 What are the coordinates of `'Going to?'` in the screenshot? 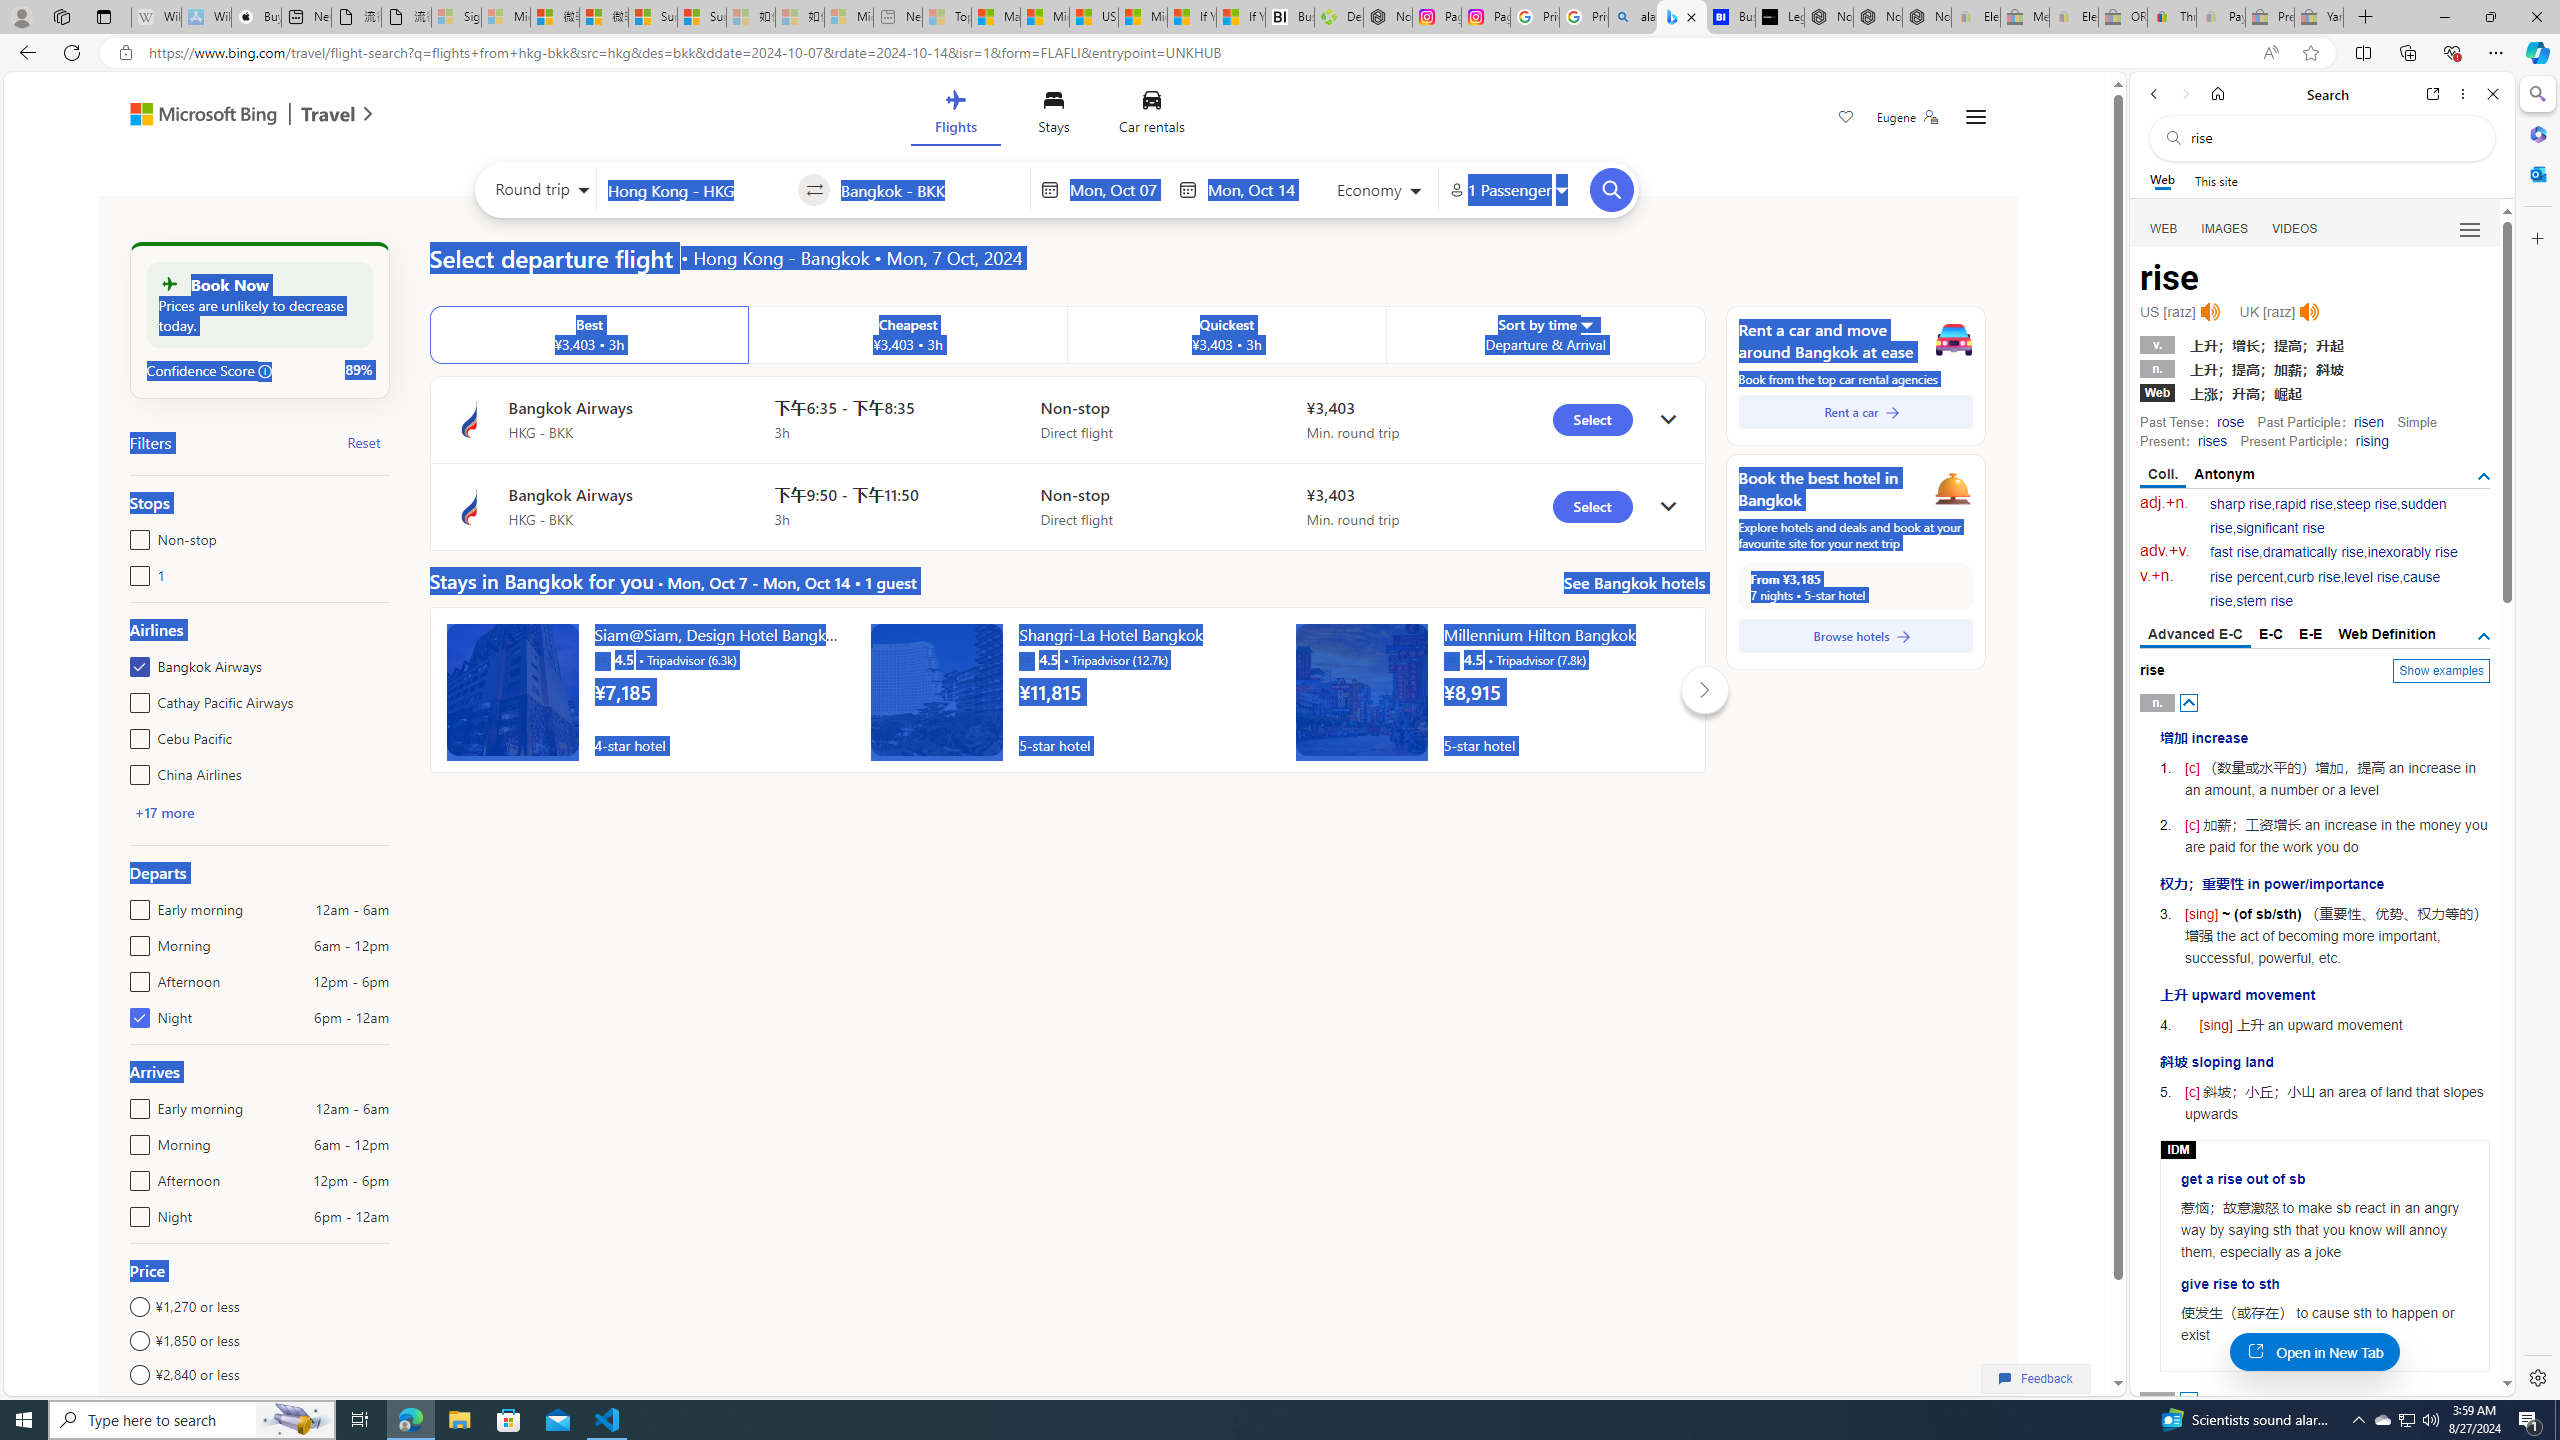 It's located at (929, 188).